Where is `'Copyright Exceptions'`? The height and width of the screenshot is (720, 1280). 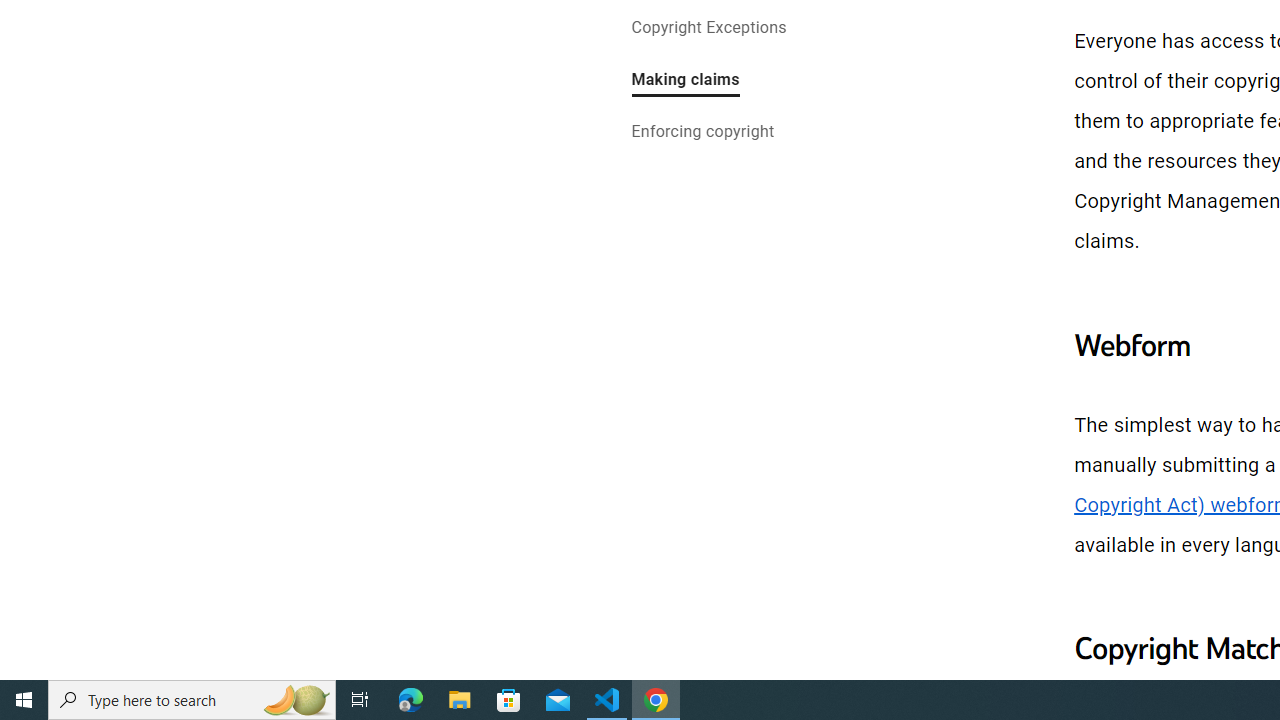
'Copyright Exceptions' is located at coordinates (709, 29).